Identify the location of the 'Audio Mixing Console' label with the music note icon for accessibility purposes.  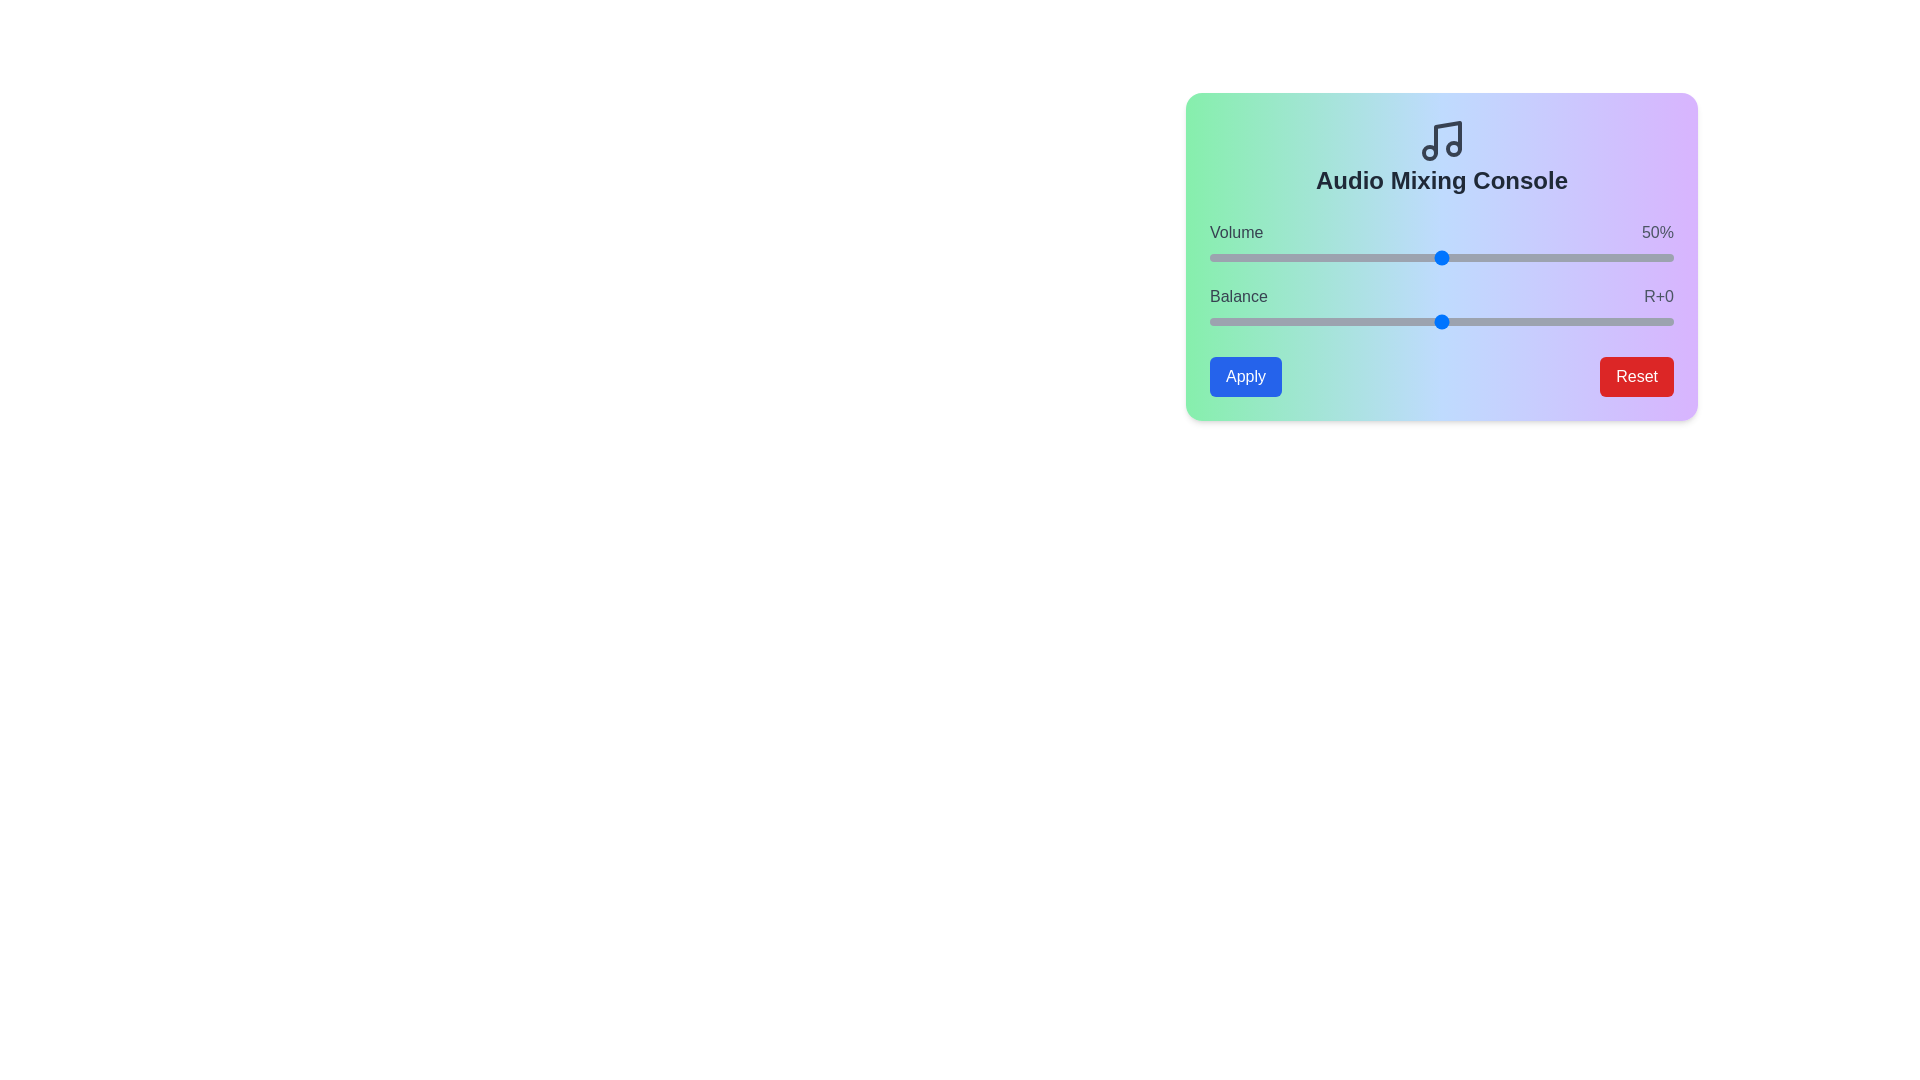
(1441, 156).